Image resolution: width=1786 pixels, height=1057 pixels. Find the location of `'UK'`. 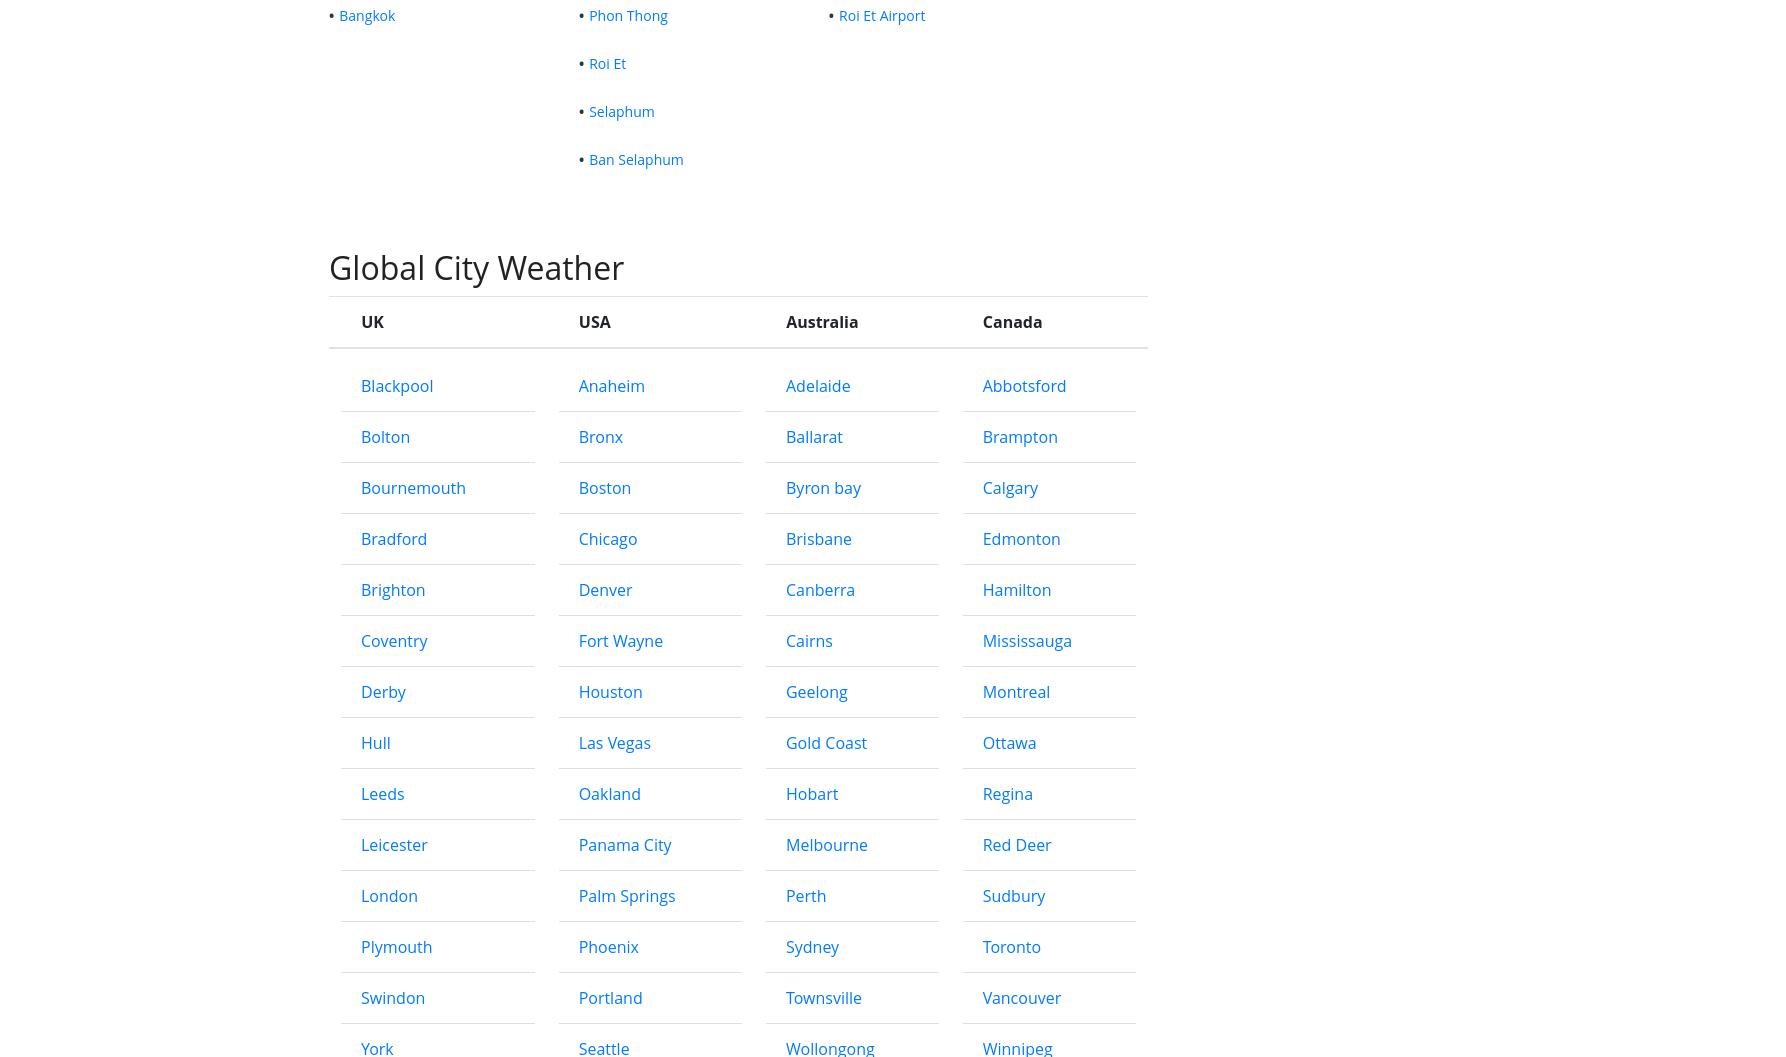

'UK' is located at coordinates (370, 618).